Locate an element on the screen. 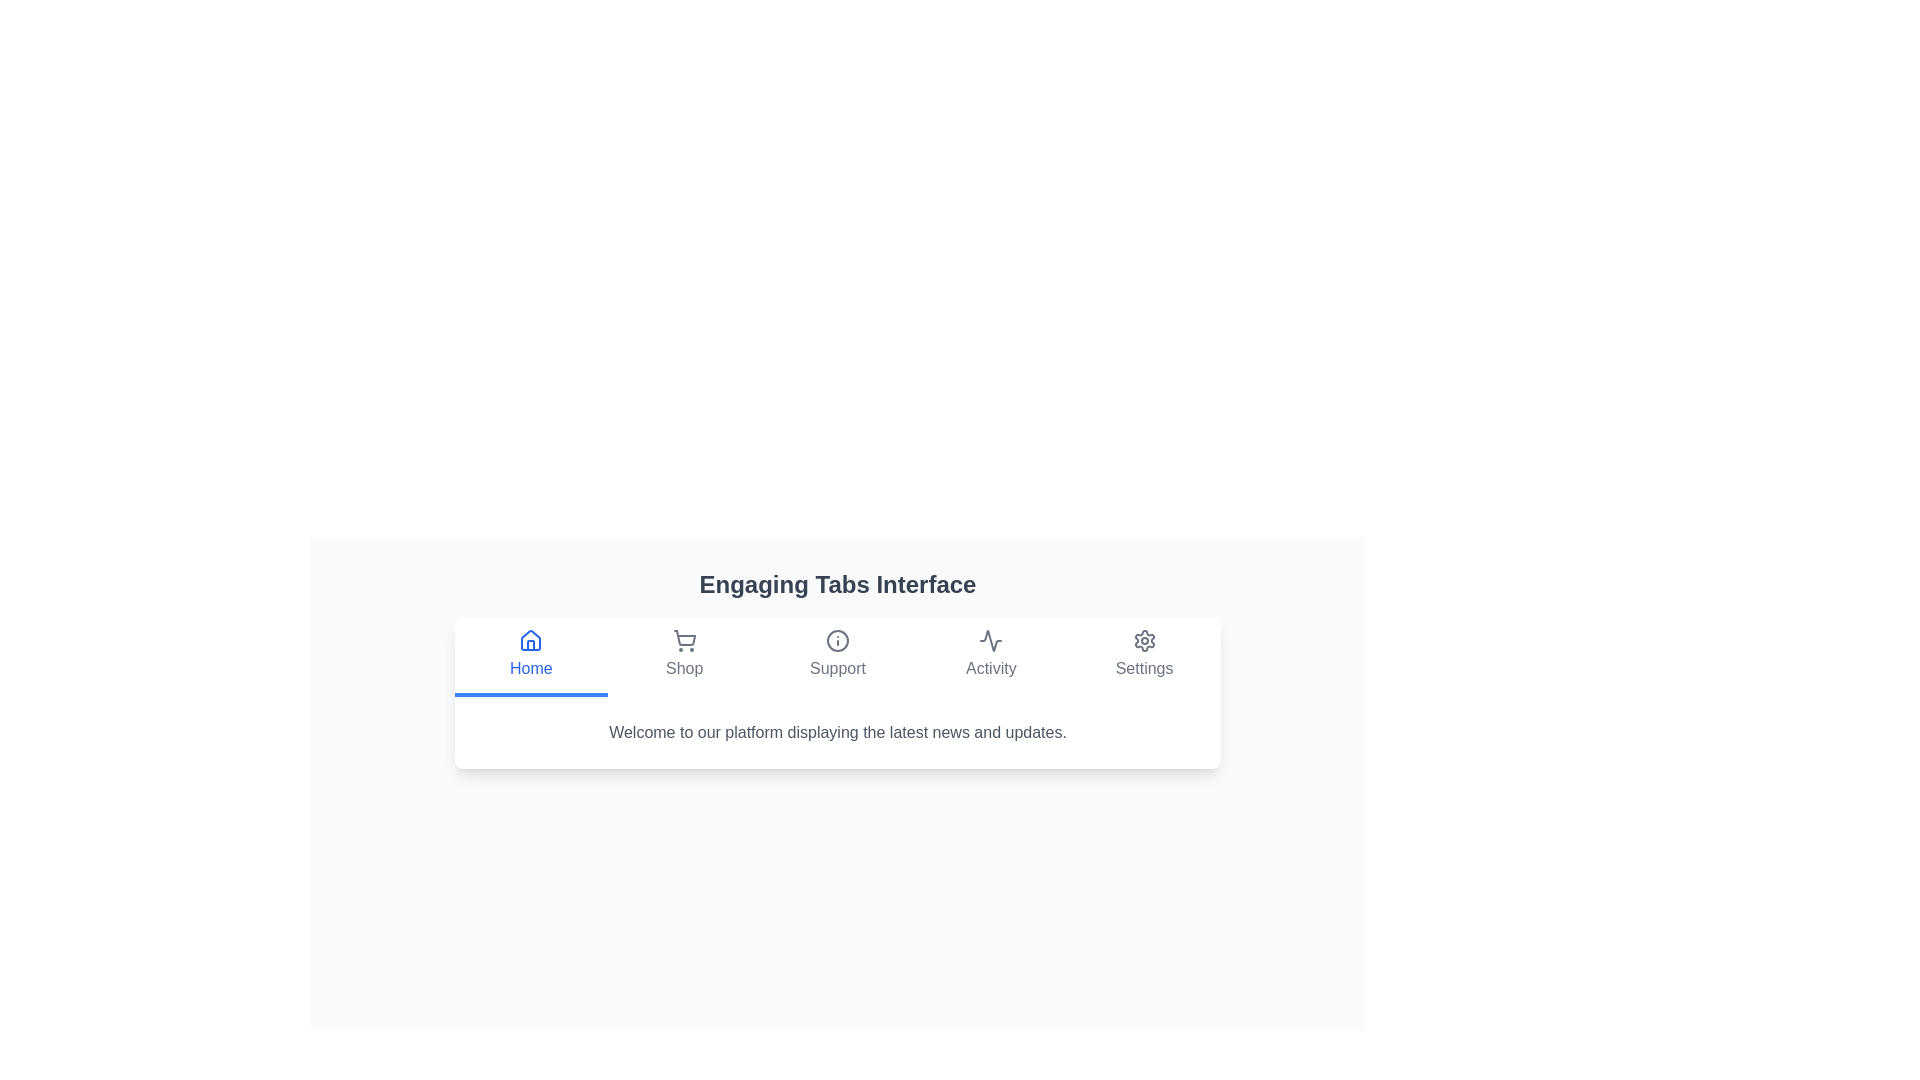 This screenshot has height=1080, width=1920. the 'Settings' tab button in the horizontal navigation bar is located at coordinates (1144, 656).